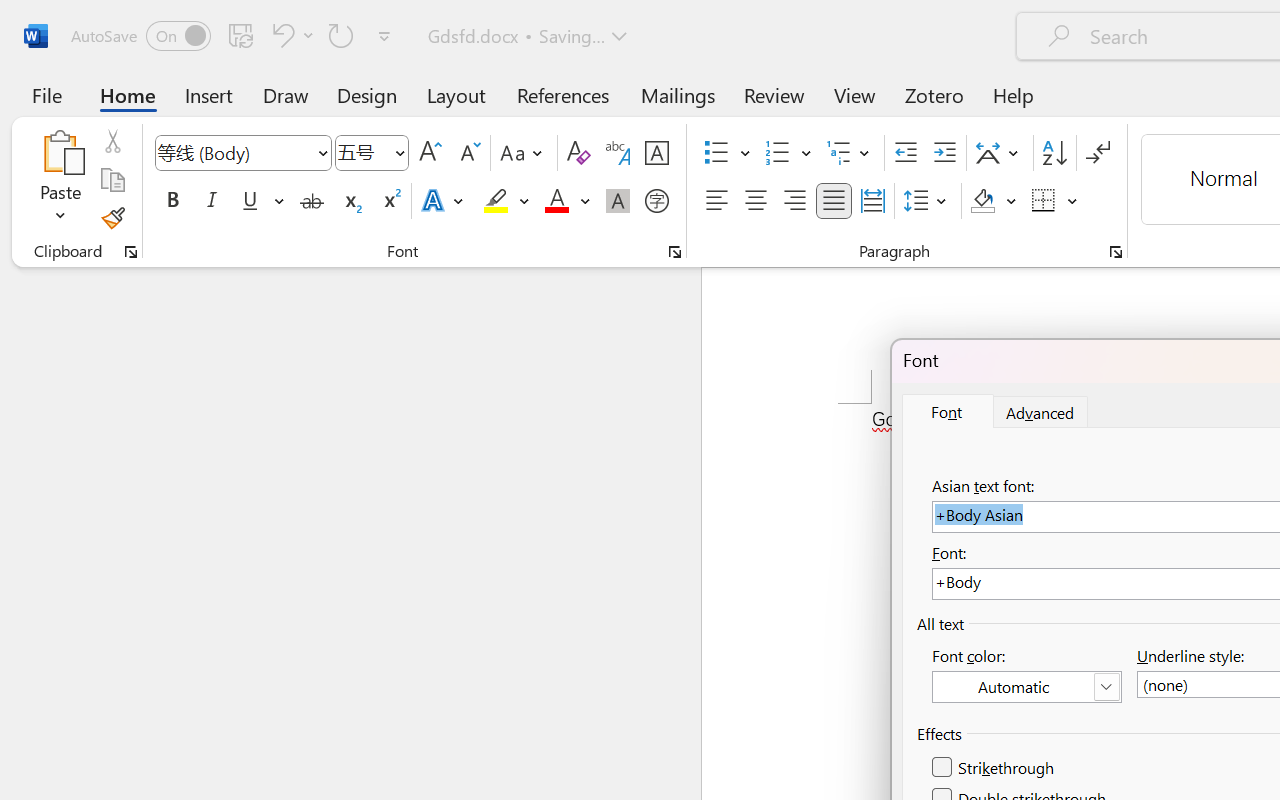 This screenshot has height=800, width=1280. What do you see at coordinates (279, 34) in the screenshot?
I see `'Undo Style'` at bounding box center [279, 34].